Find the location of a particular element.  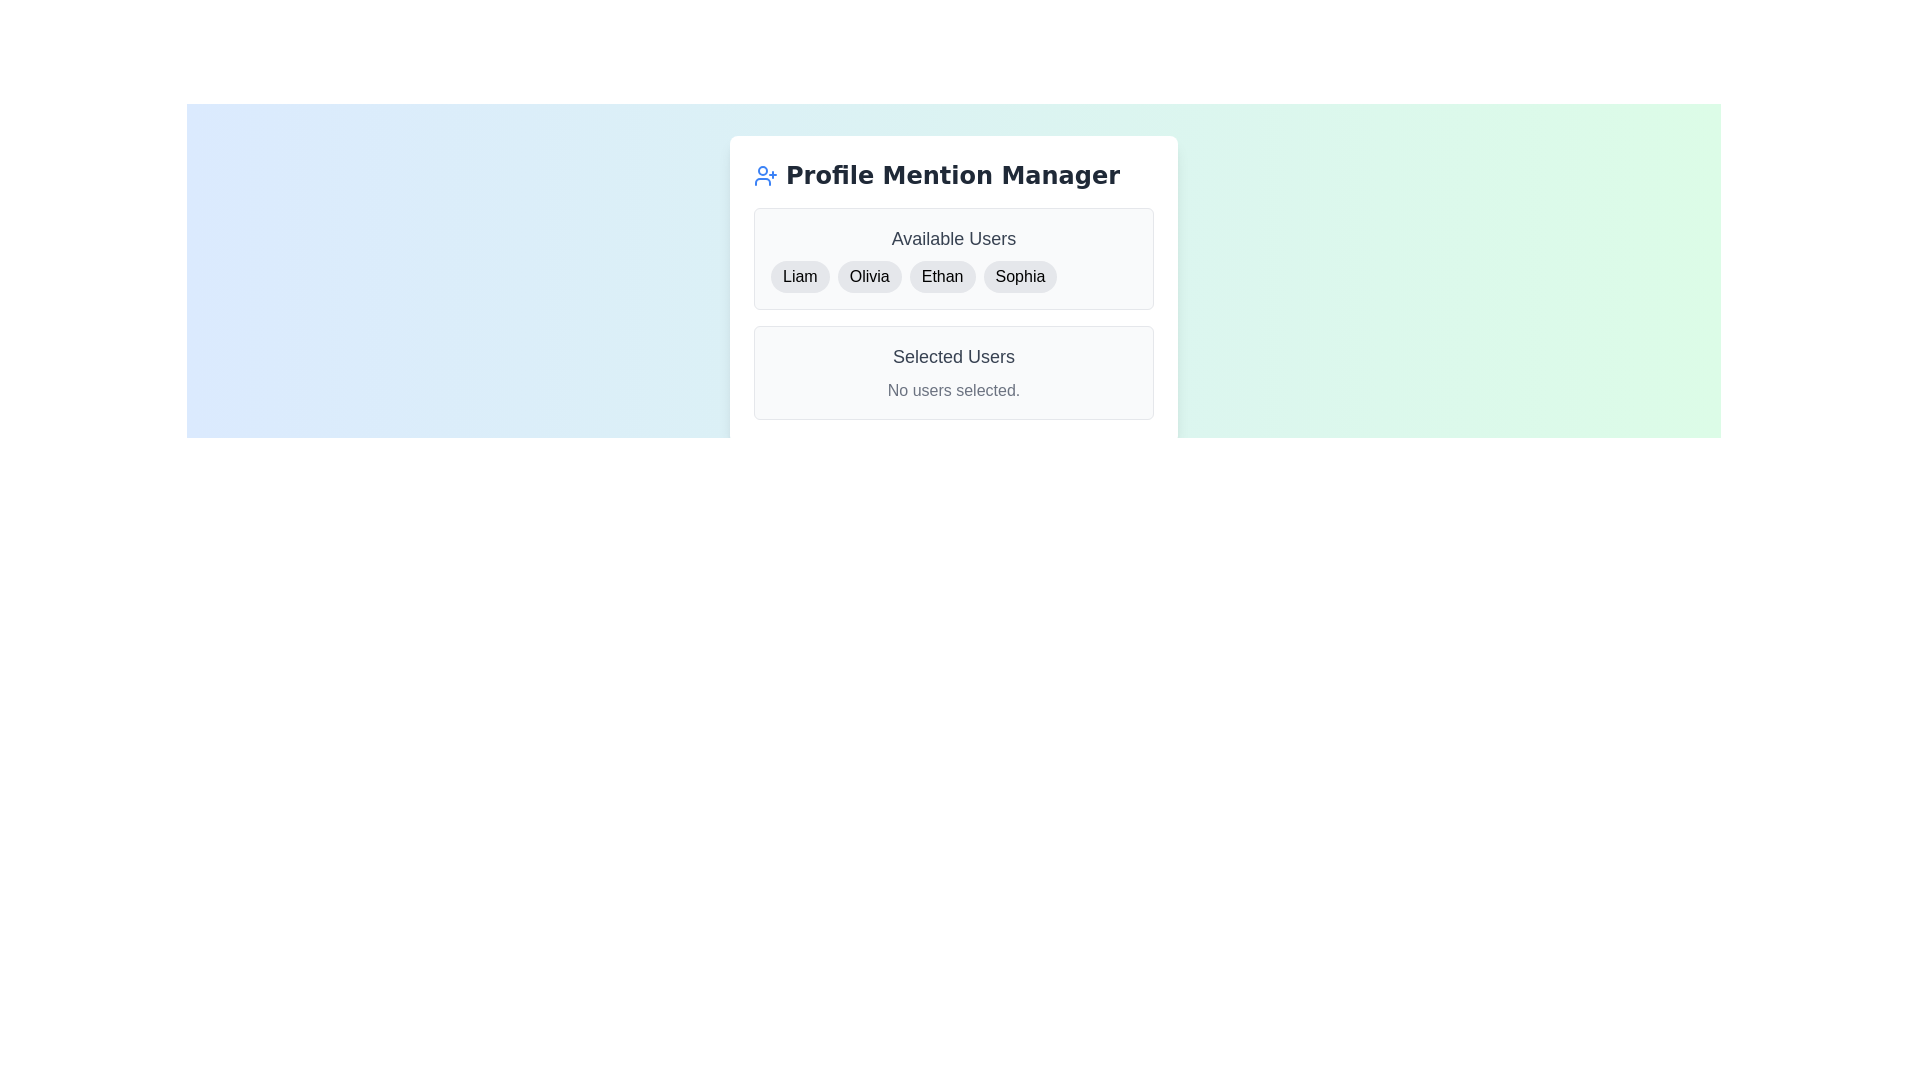

the 'Liam' button in the 'Available Users' section of the 'Profile Mention Manager' panel to observe a change in background color is located at coordinates (800, 277).